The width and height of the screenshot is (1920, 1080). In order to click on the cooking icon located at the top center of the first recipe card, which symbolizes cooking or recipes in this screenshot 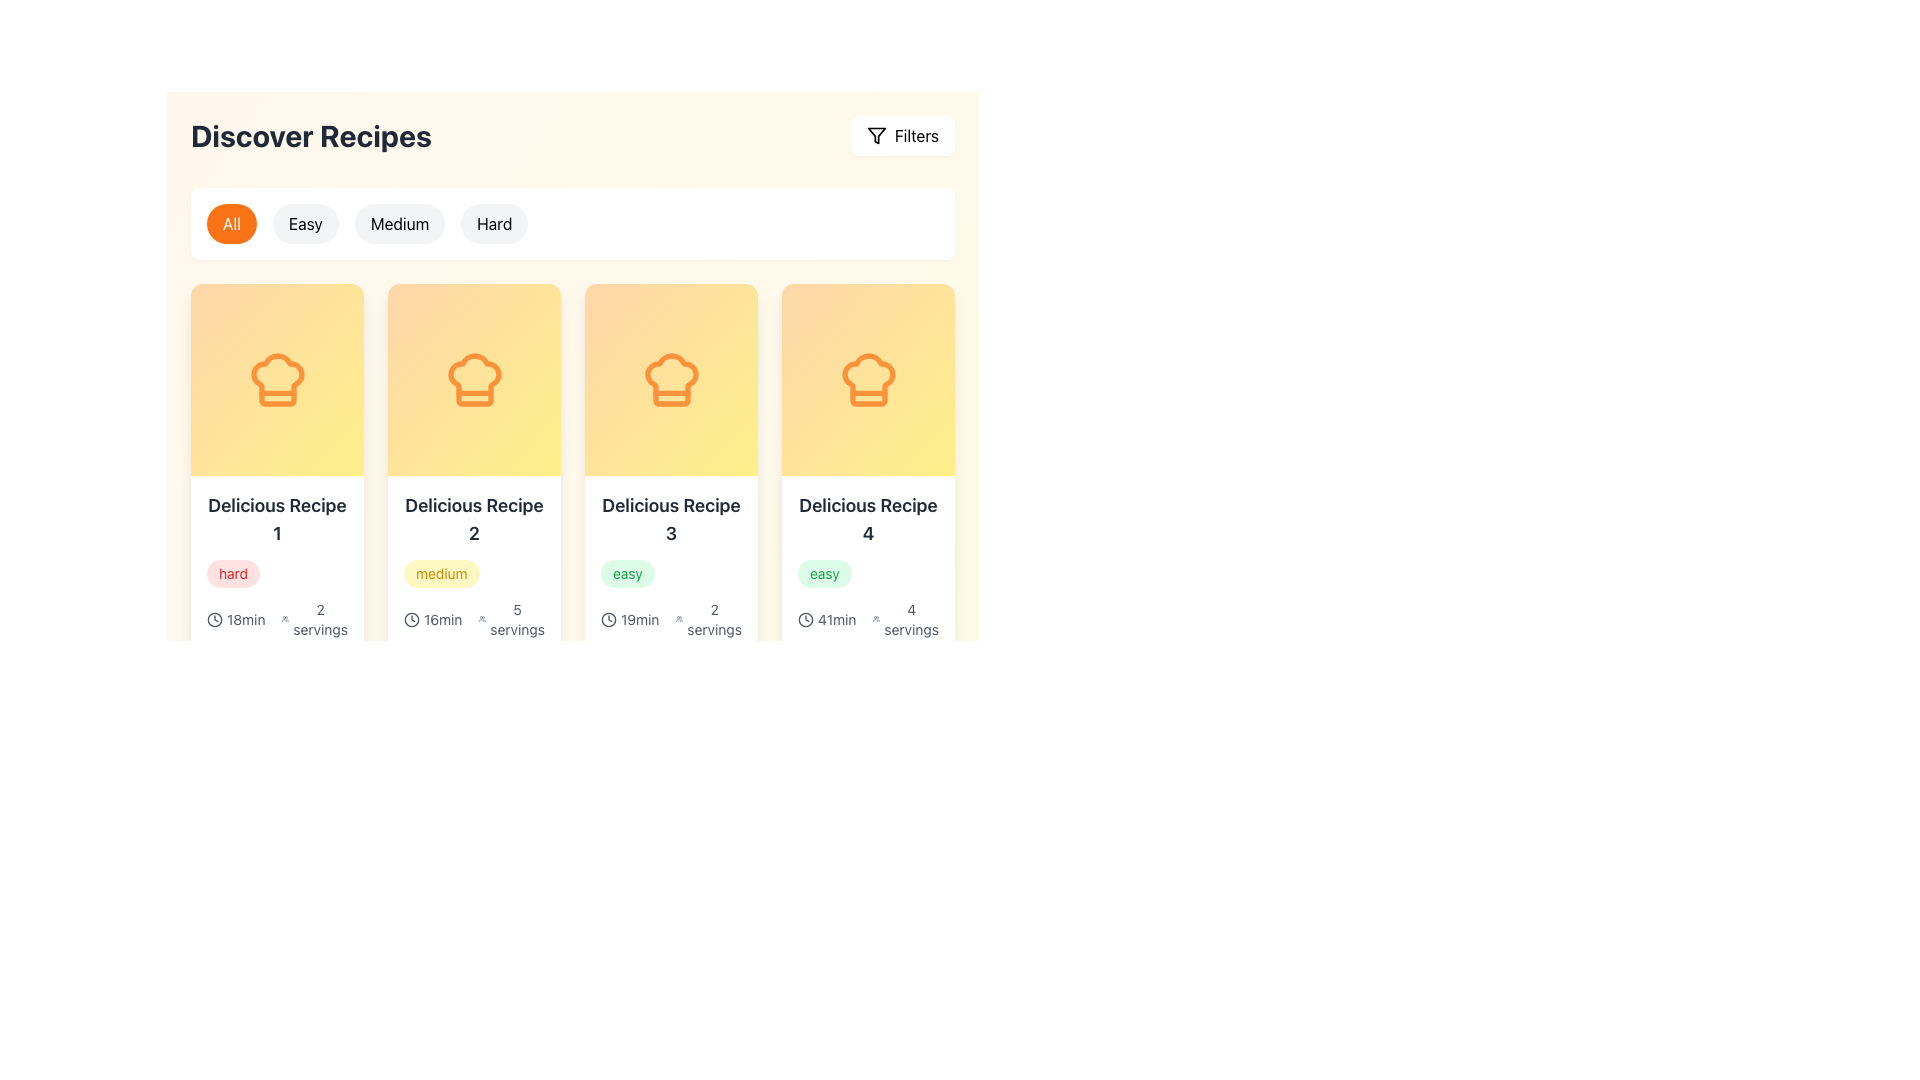, I will do `click(276, 380)`.